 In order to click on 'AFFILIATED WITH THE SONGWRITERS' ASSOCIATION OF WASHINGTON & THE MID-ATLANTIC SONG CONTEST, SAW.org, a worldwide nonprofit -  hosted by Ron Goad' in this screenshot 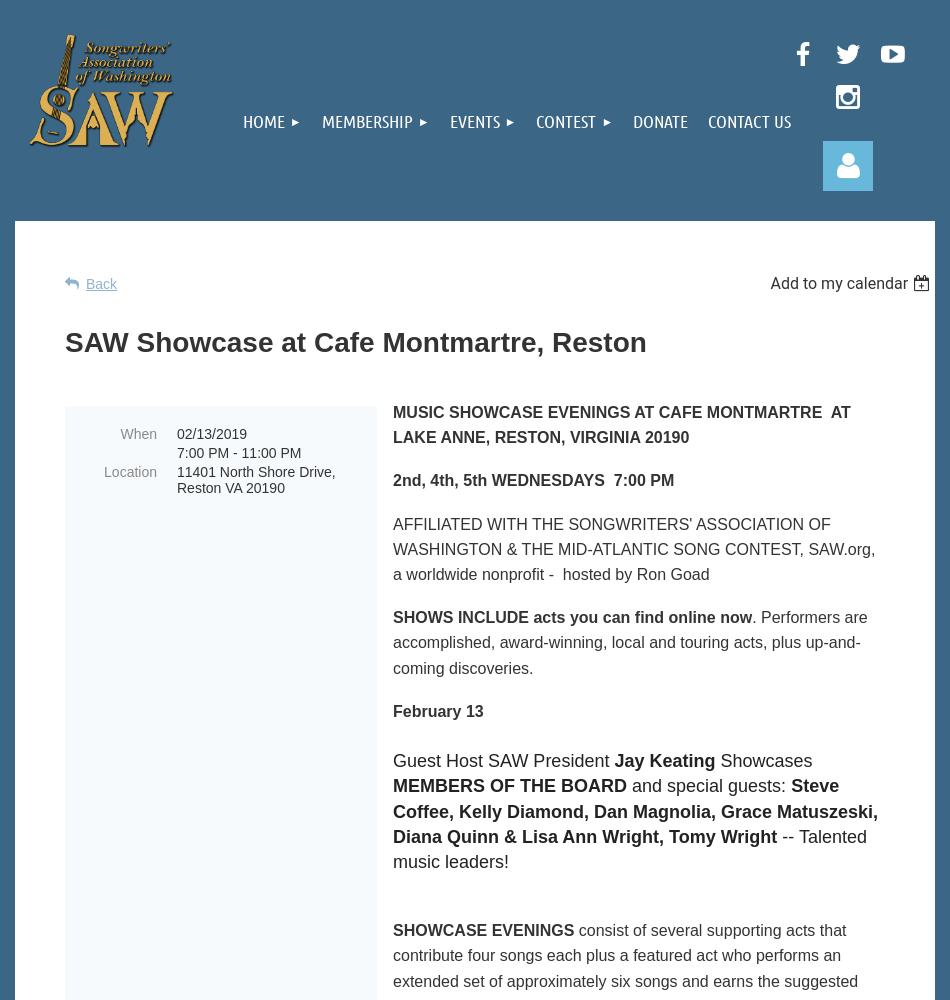, I will do `click(634, 549)`.